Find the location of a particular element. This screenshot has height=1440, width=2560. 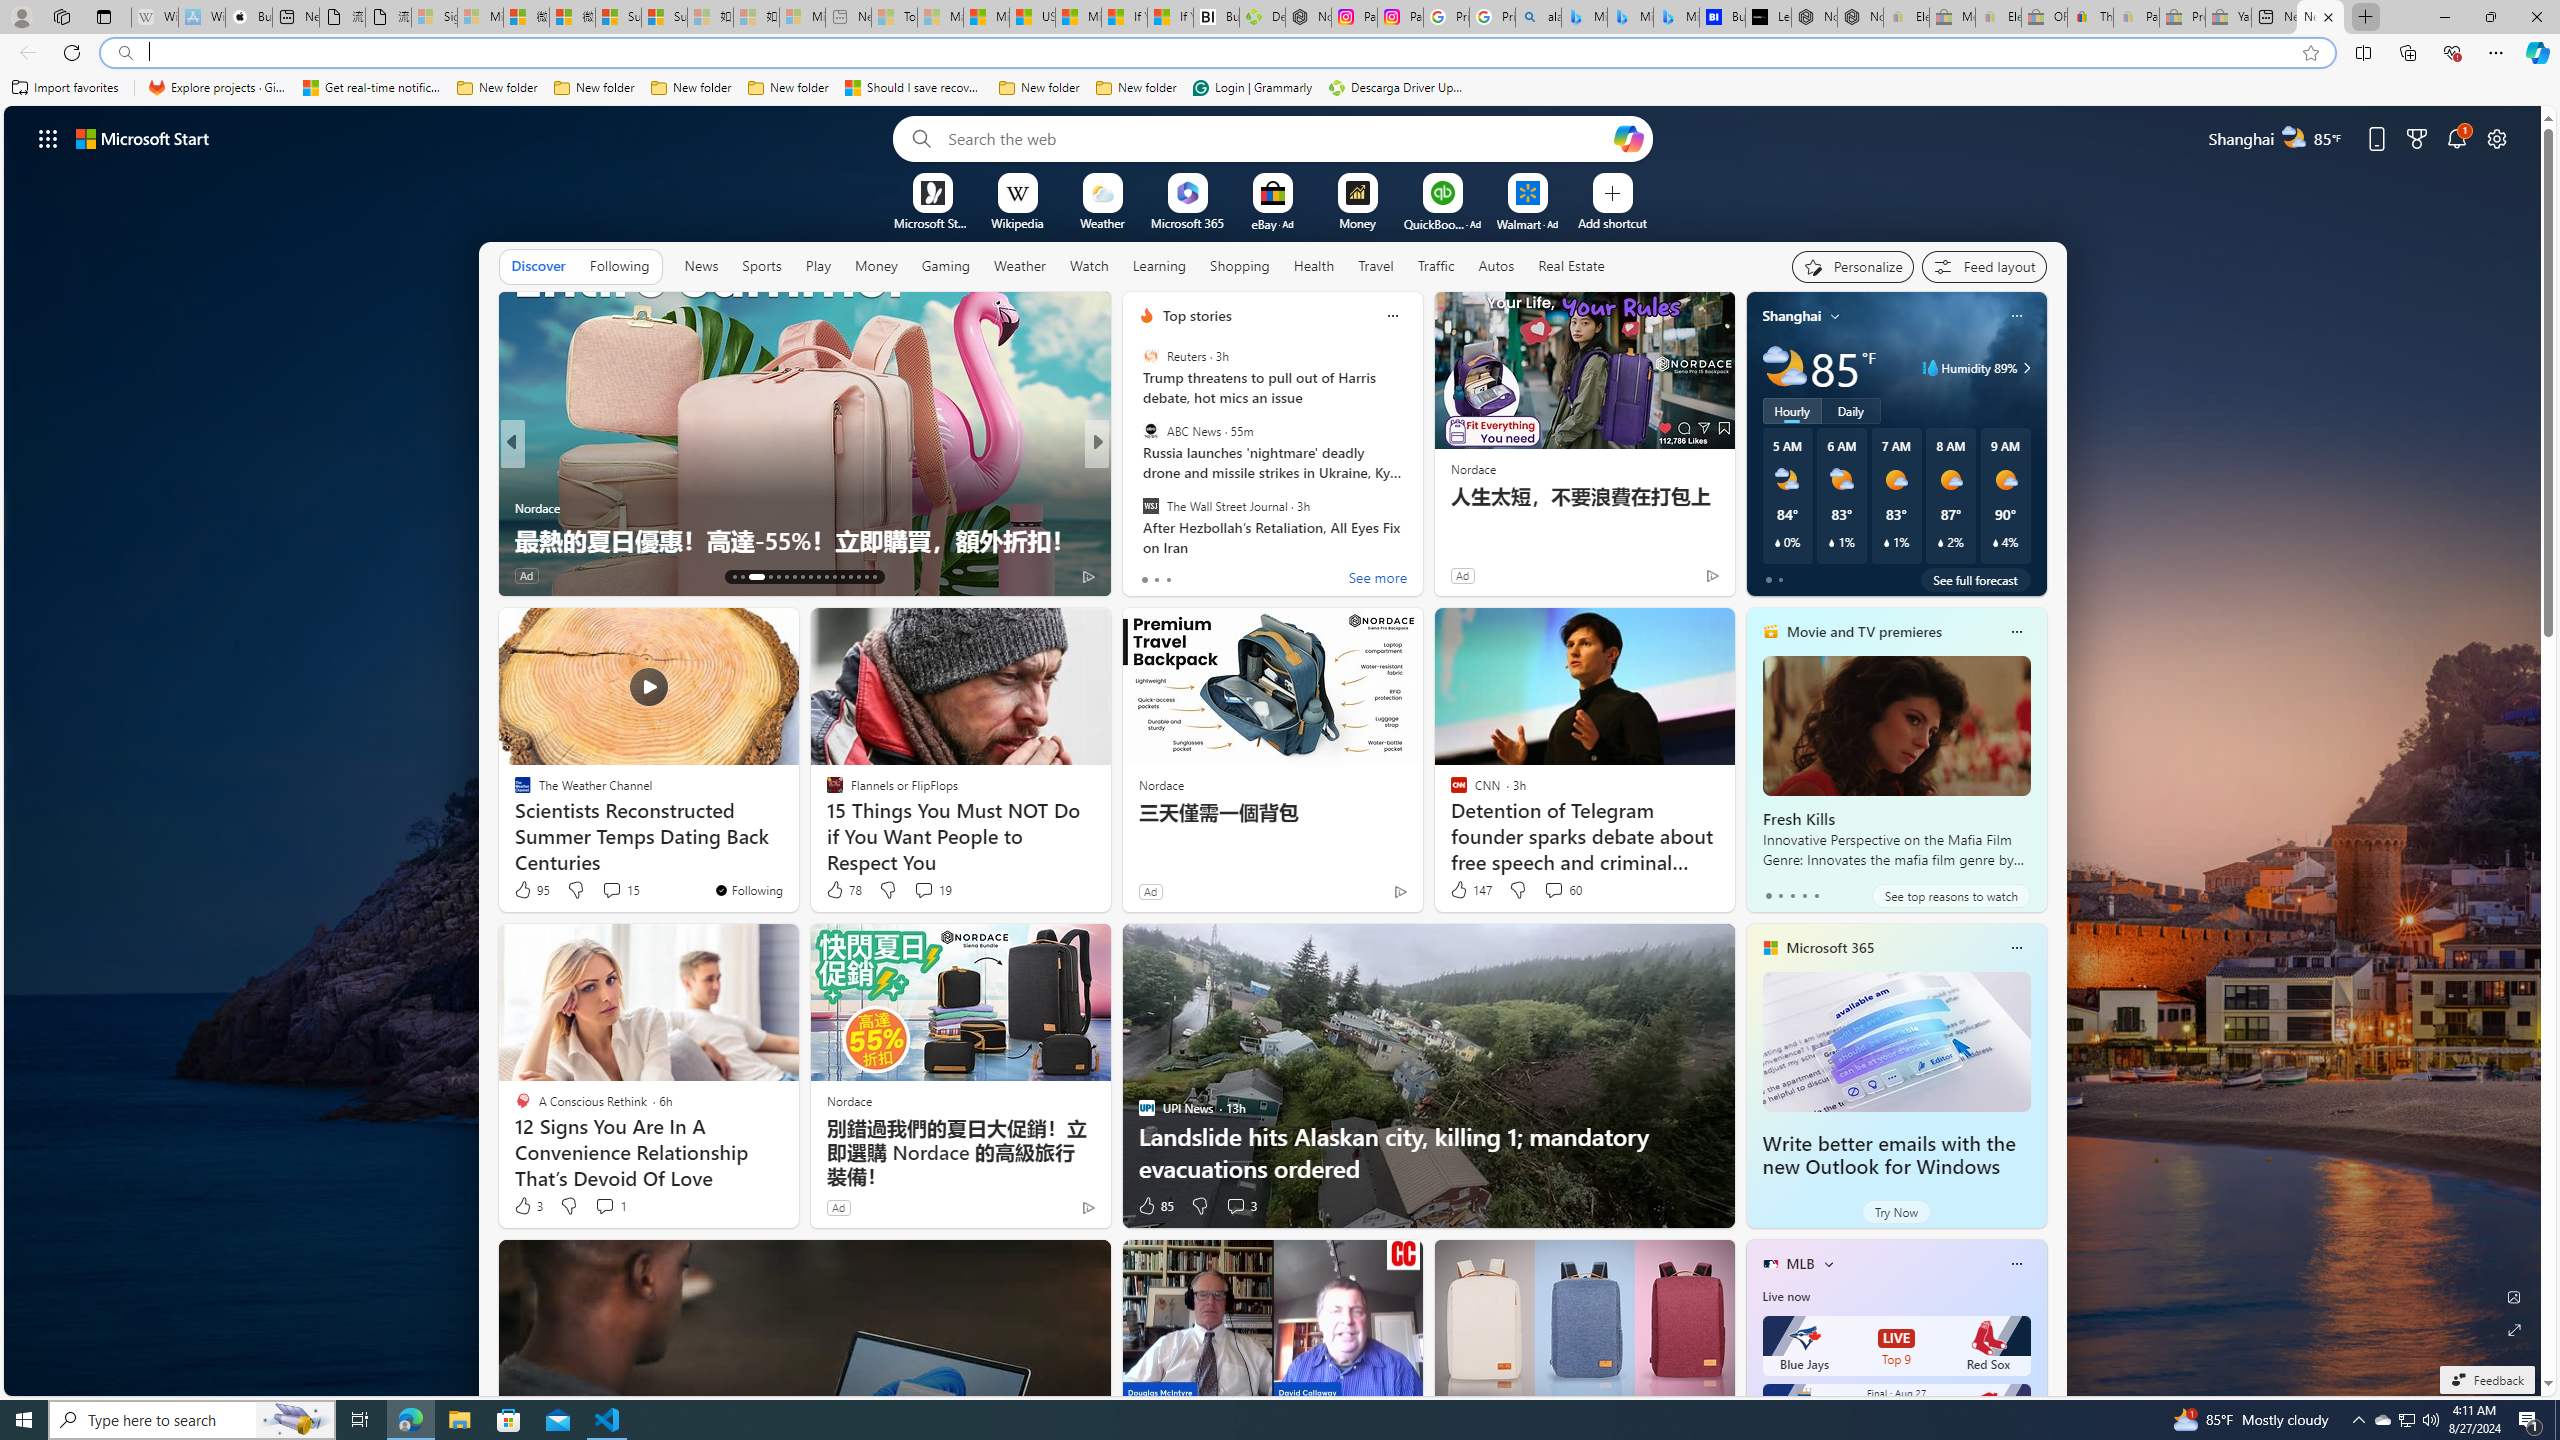

'Press Room - eBay Inc. - Sleeping' is located at coordinates (2181, 16).